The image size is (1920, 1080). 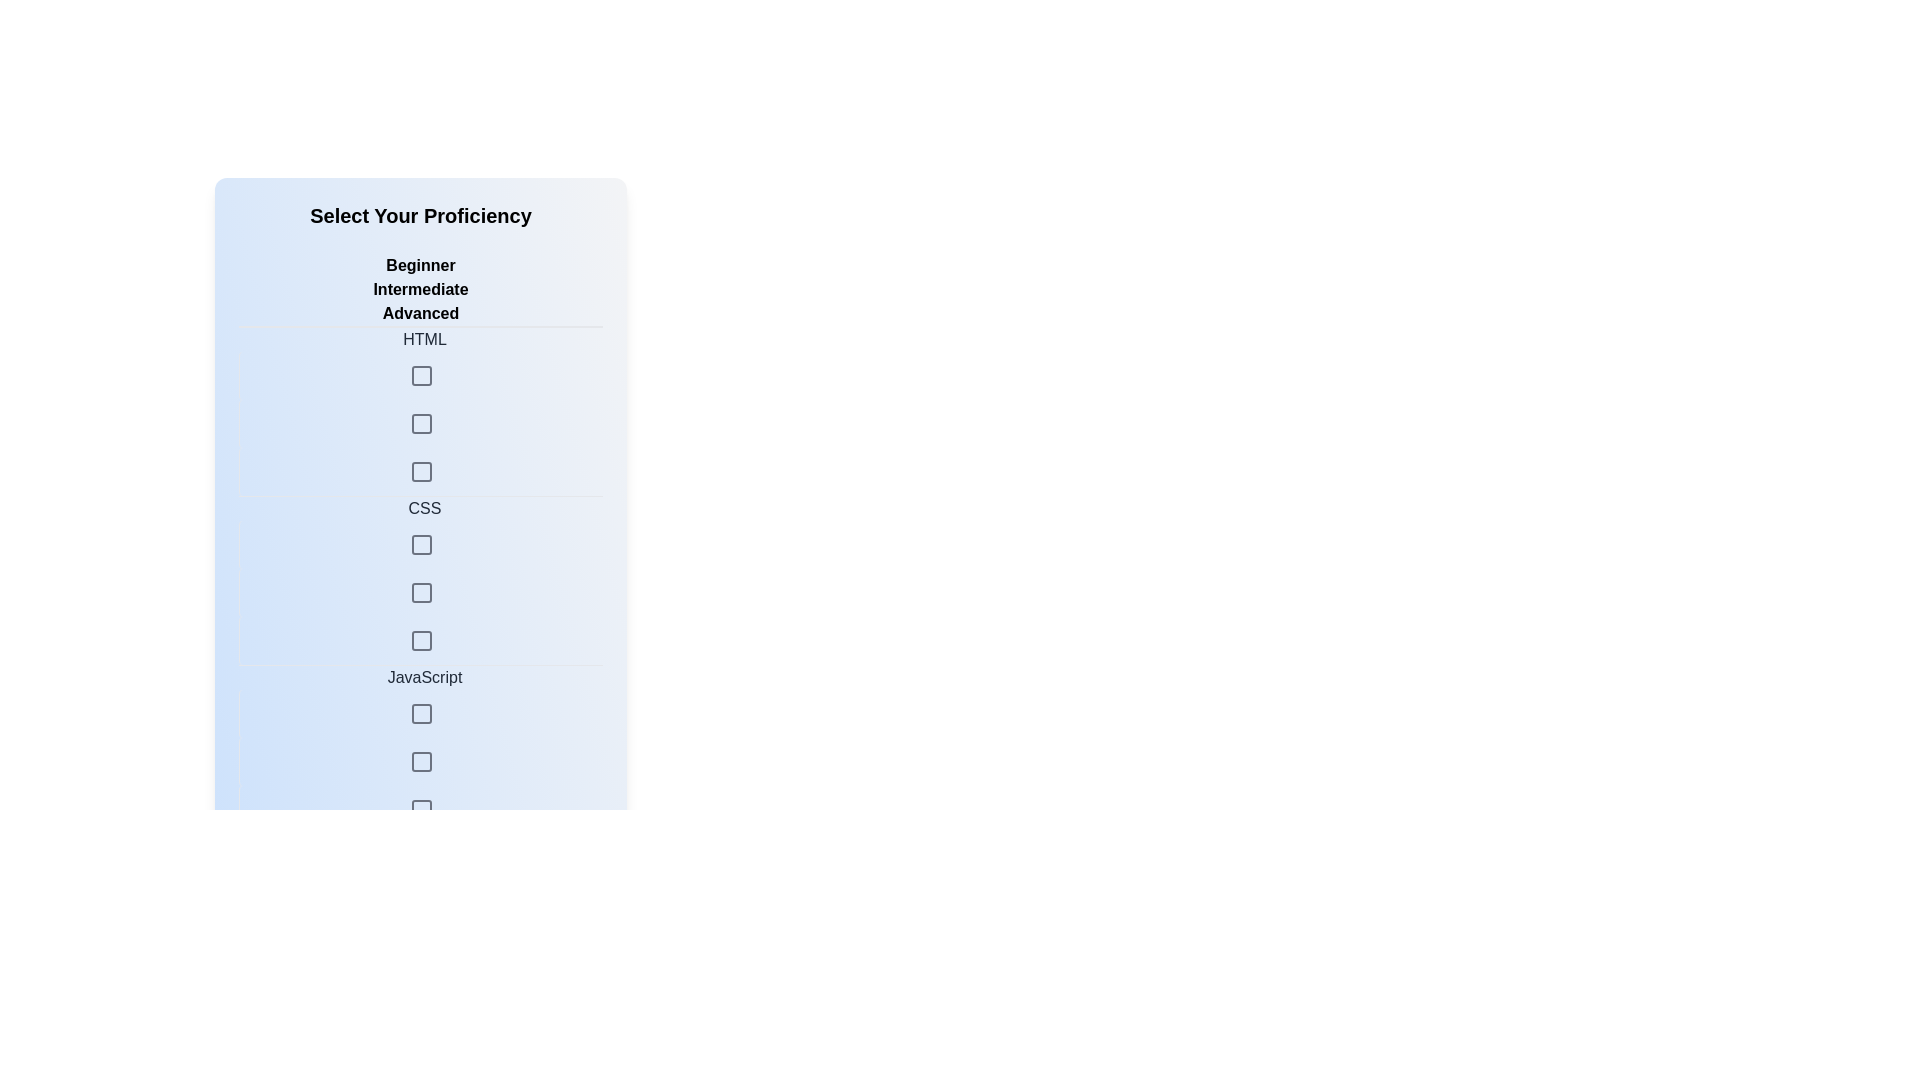 I want to click on the skill level Intermediate for the skill Node.js, so click(x=420, y=1051).